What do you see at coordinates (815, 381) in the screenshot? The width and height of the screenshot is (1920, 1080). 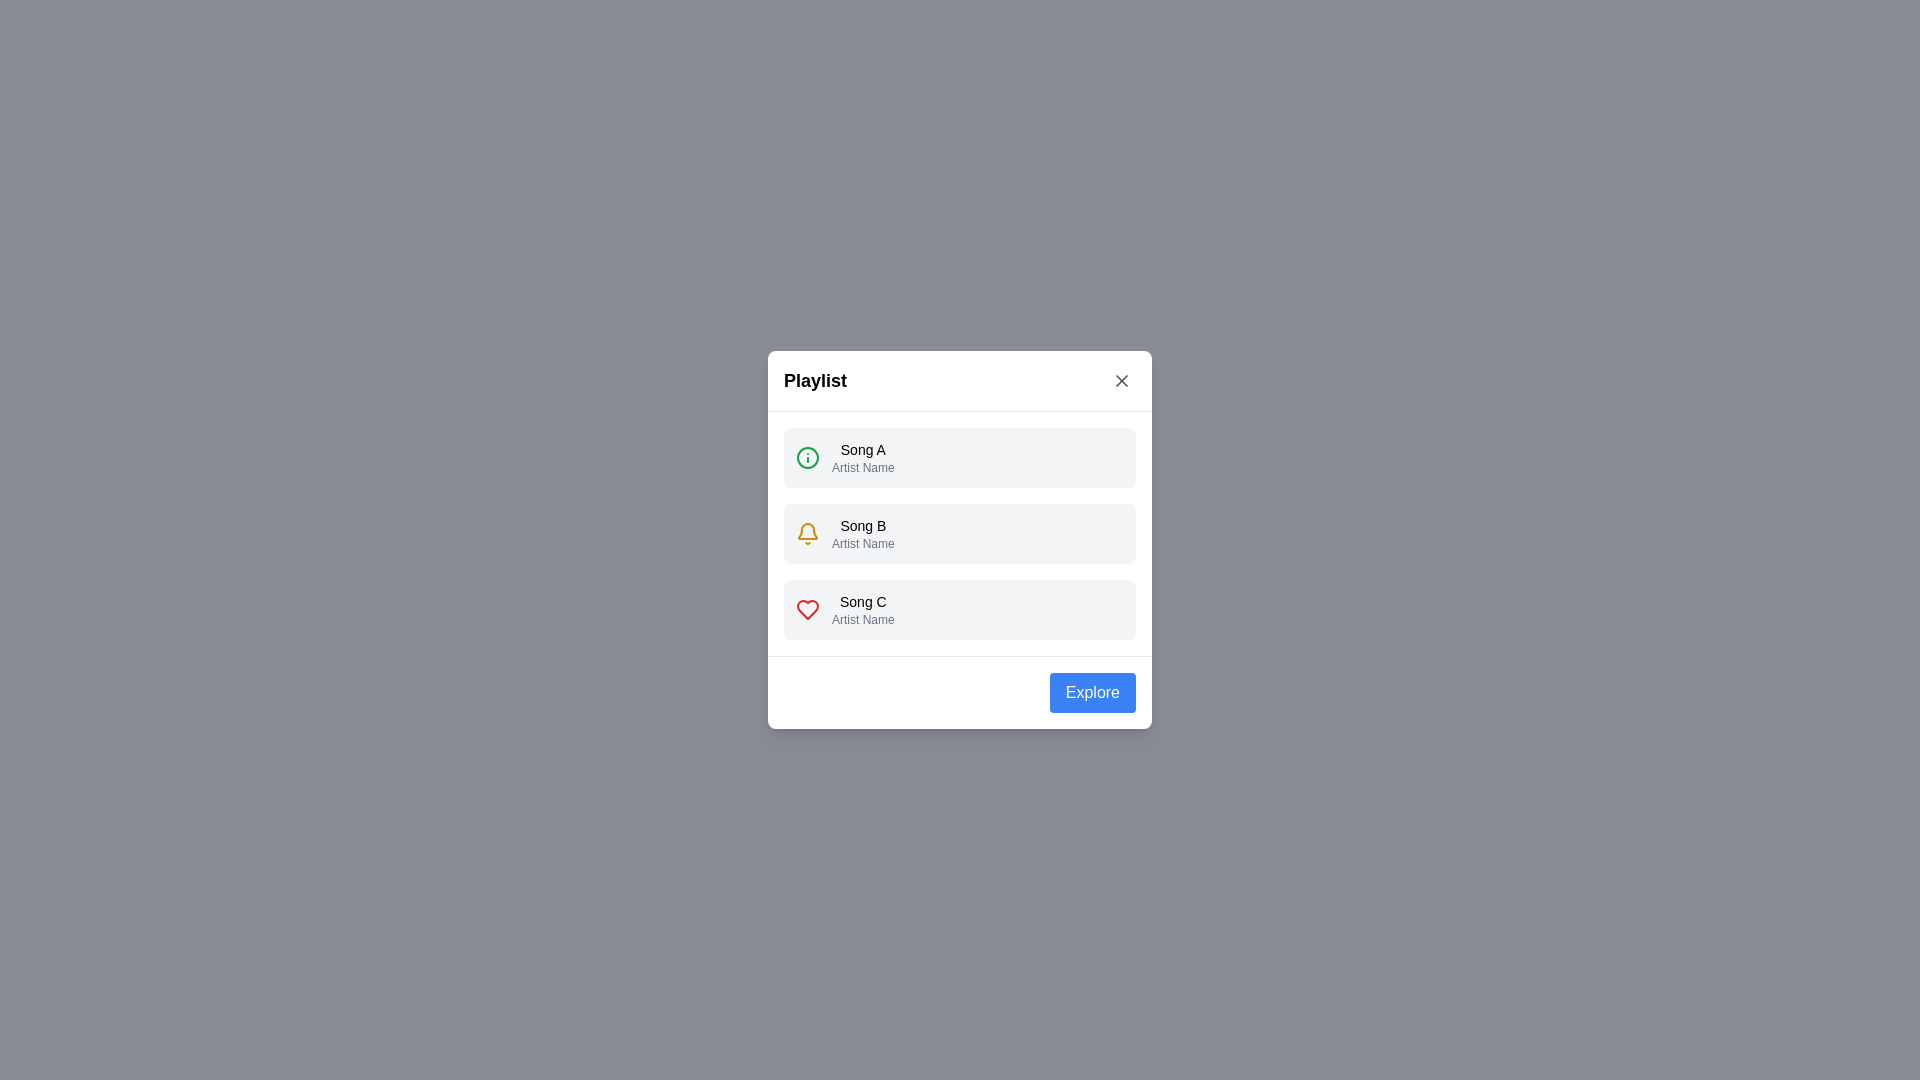 I see `text content of the 'Playlist' label located in the top-left corner of the dialog box, which is styled in bold and large font` at bounding box center [815, 381].